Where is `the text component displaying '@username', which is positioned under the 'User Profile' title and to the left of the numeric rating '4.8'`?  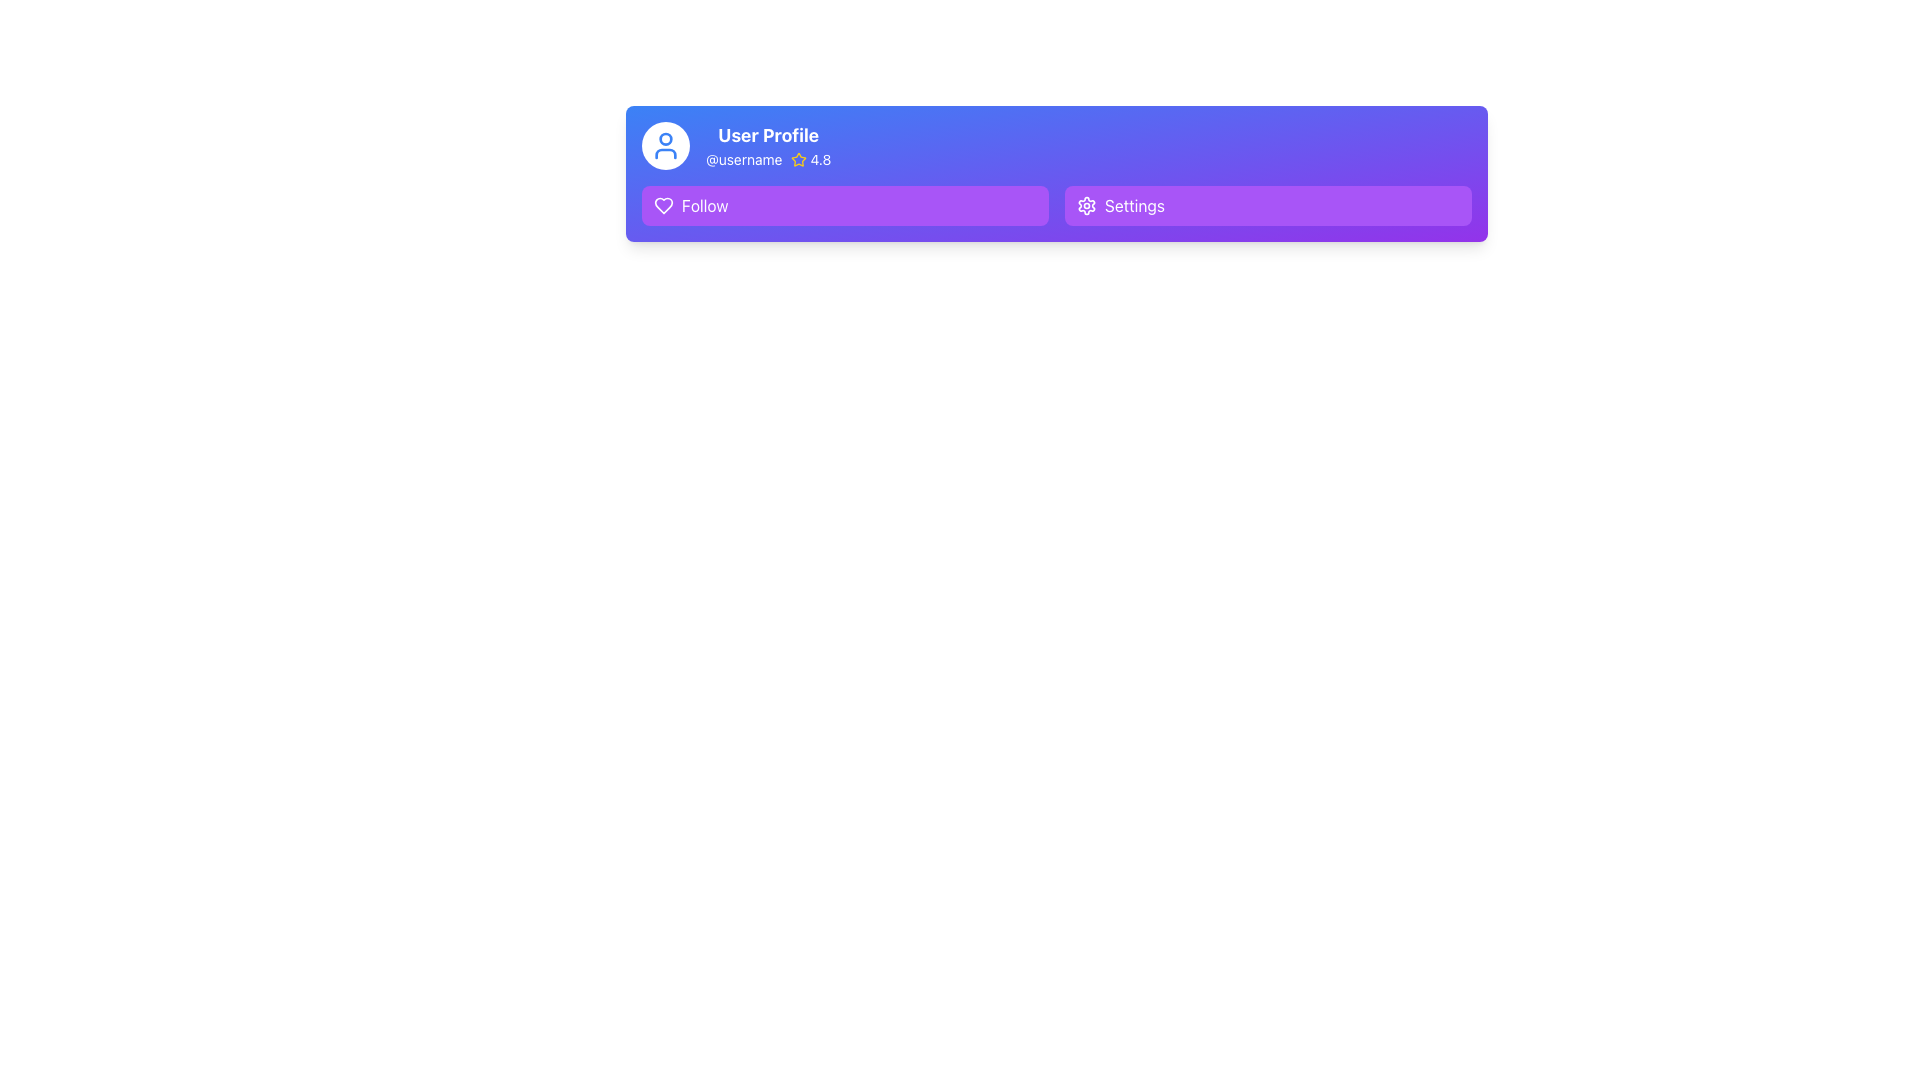
the text component displaying '@username', which is positioned under the 'User Profile' title and to the left of the numeric rating '4.8' is located at coordinates (743, 158).